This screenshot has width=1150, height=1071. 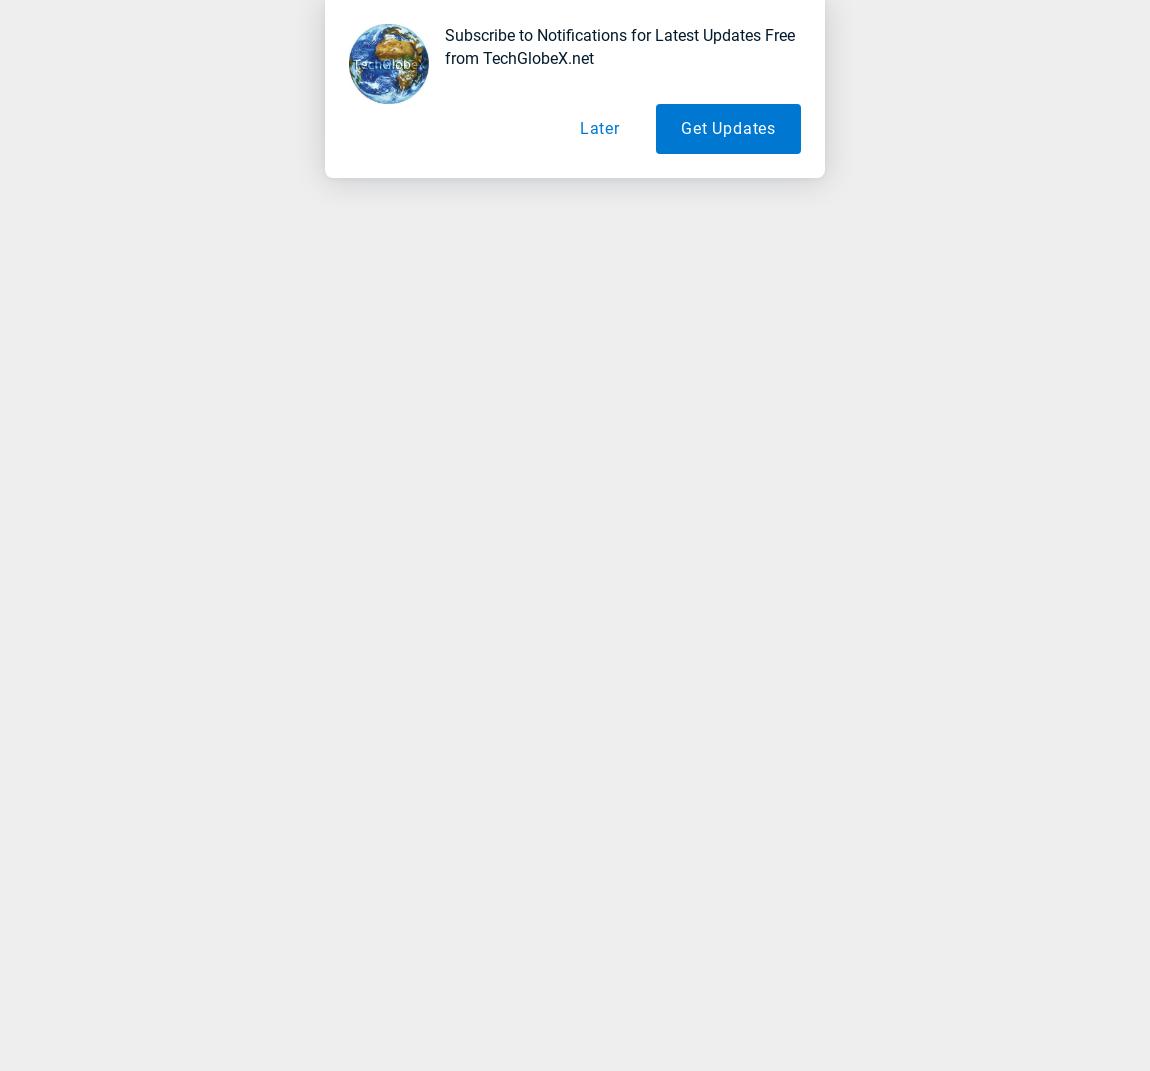 What do you see at coordinates (246, 1050) in the screenshot?
I see `'SERPs (Search Engine Ranking Pages)'` at bounding box center [246, 1050].